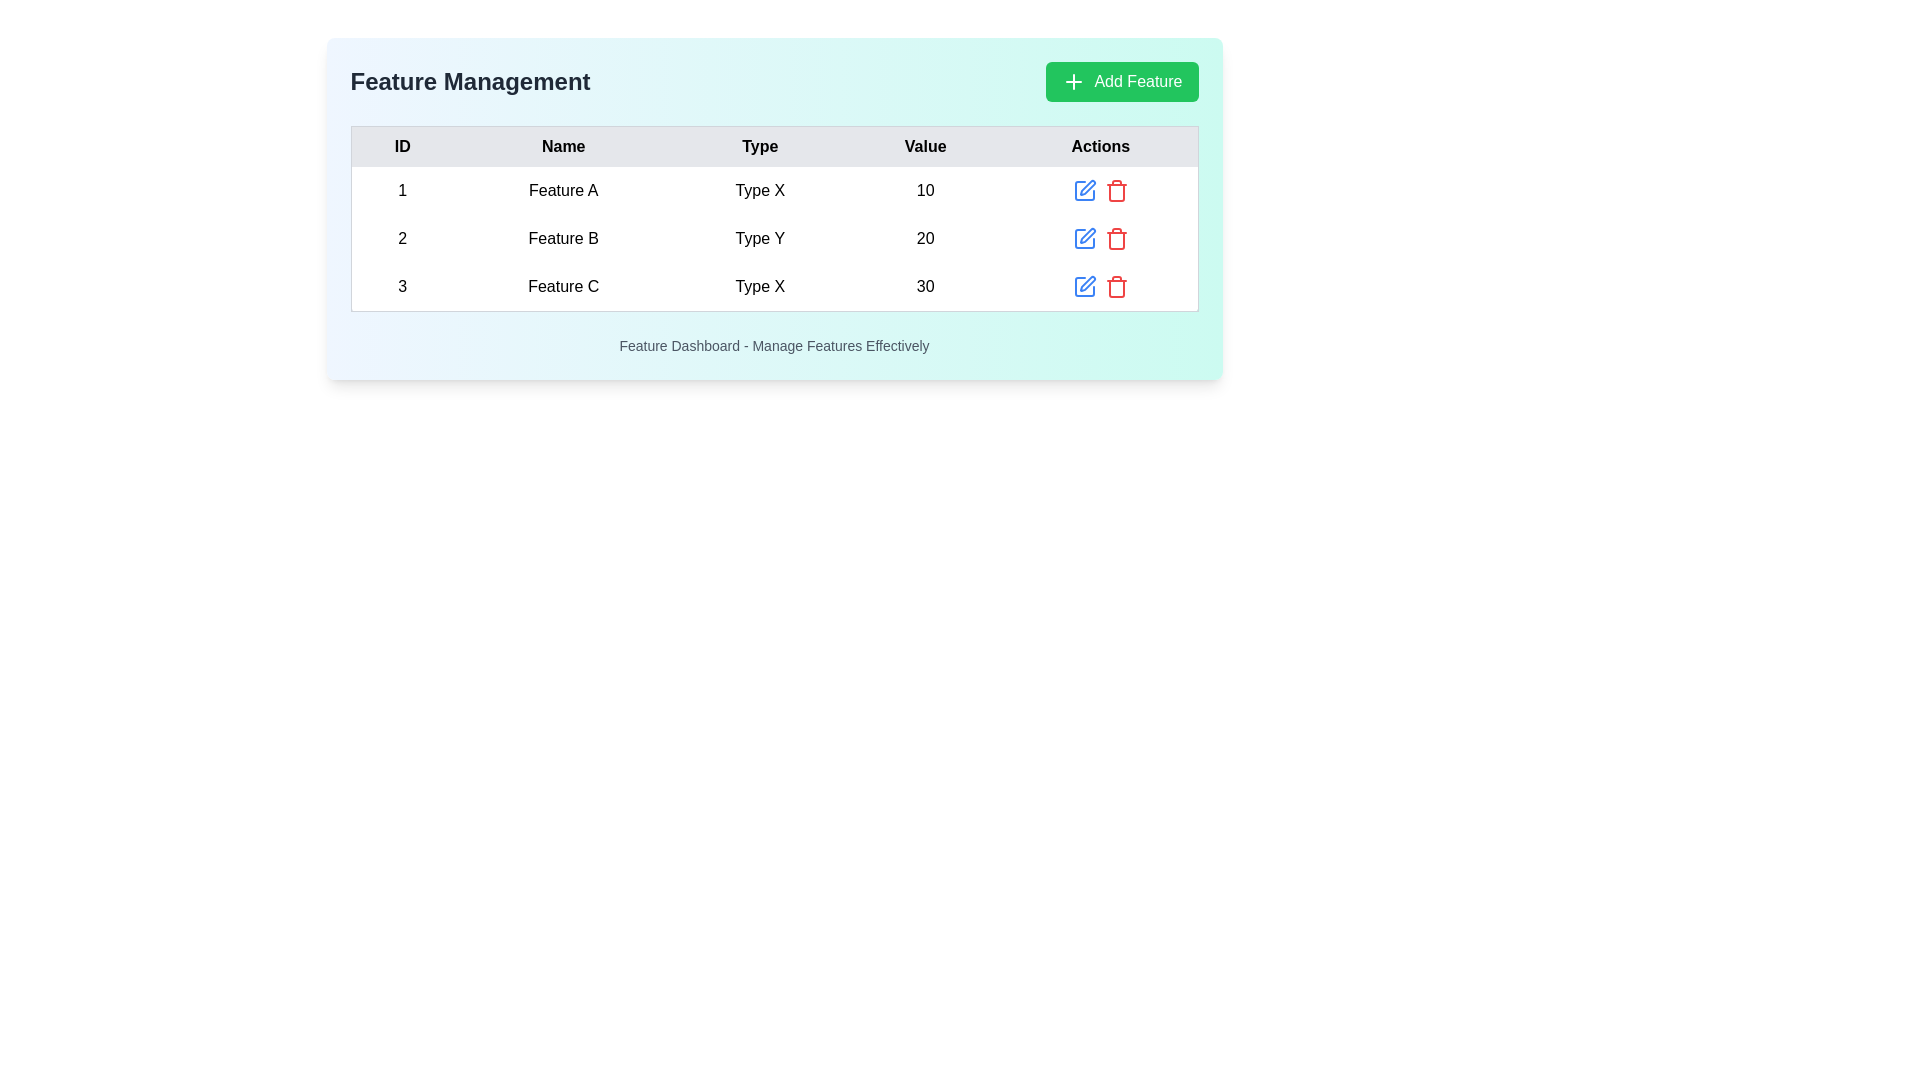 The height and width of the screenshot is (1080, 1920). I want to click on the deletion button located in the 'Actions' column of the third row of the feature management table, which is the second interactive icon to the right of a blue edit icon, so click(1115, 286).